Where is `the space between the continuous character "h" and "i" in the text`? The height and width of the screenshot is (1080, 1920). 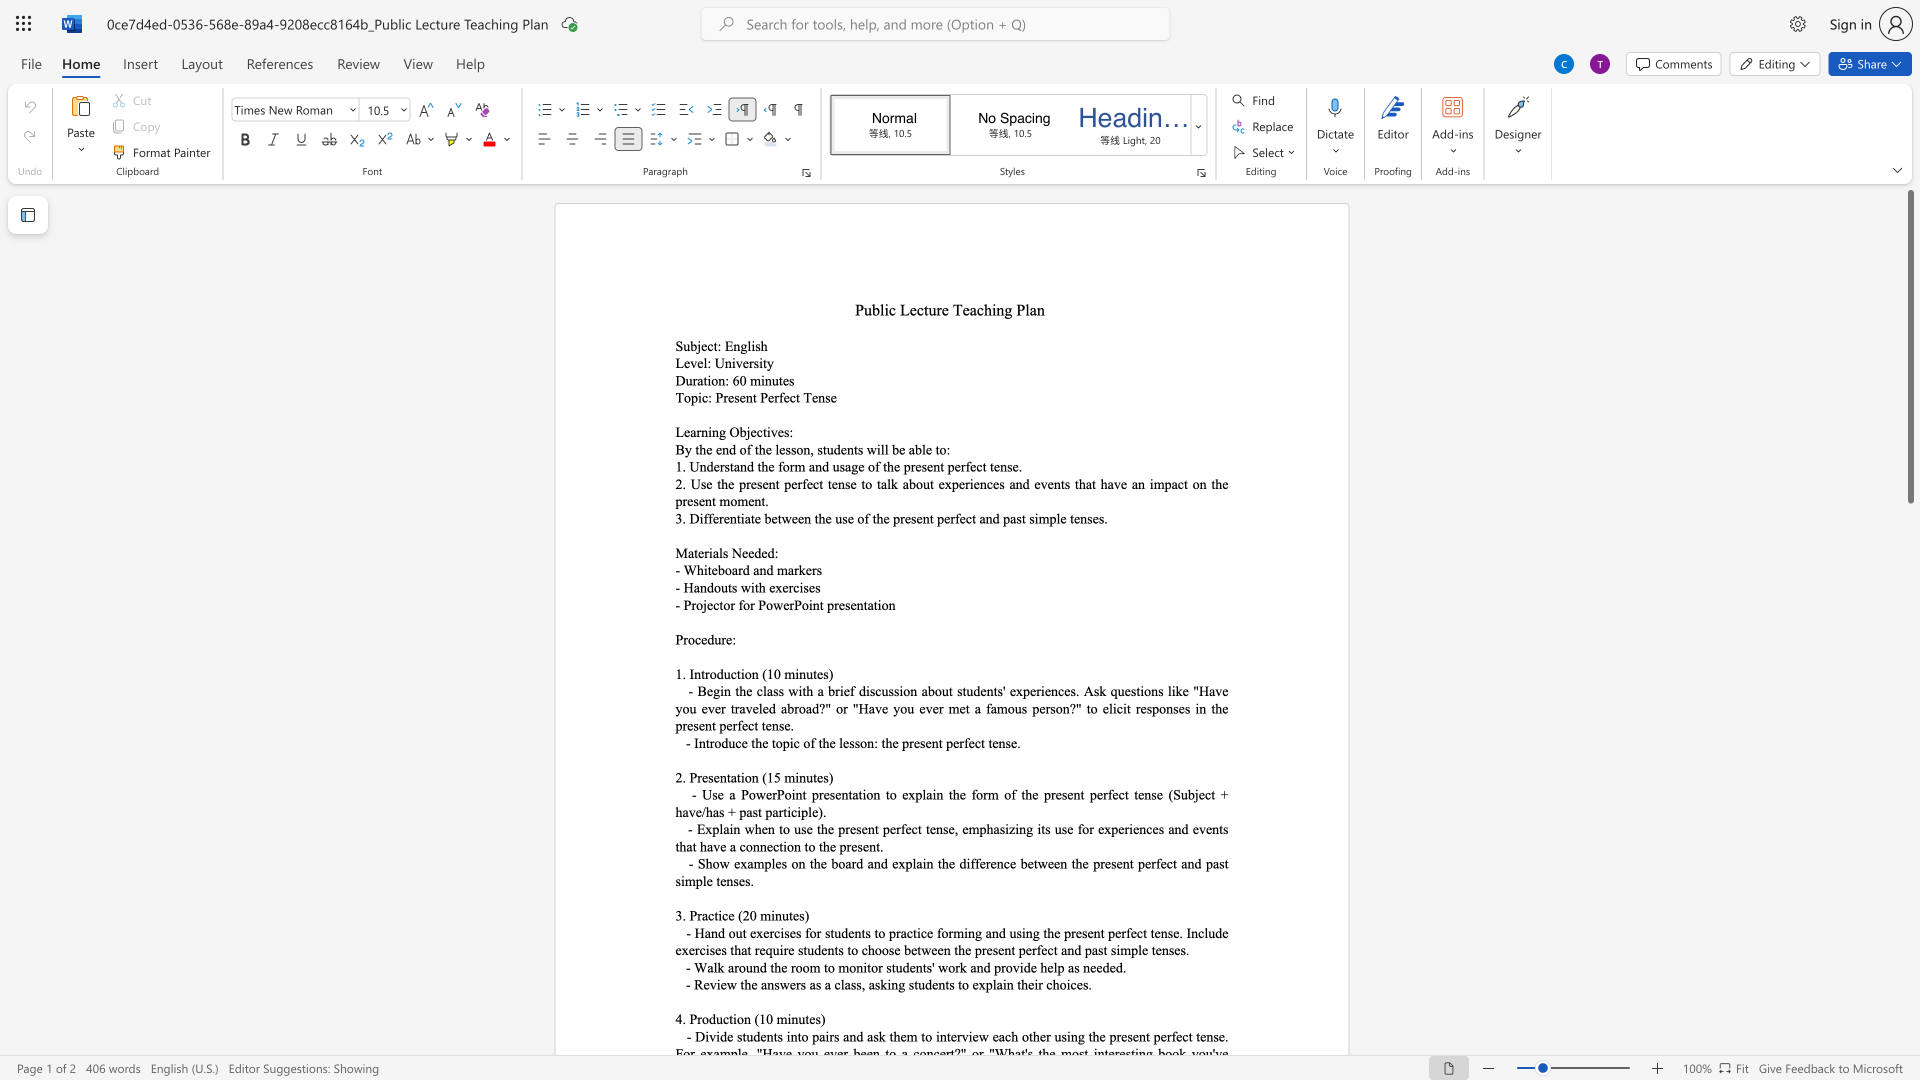 the space between the continuous character "h" and "i" in the text is located at coordinates (703, 570).